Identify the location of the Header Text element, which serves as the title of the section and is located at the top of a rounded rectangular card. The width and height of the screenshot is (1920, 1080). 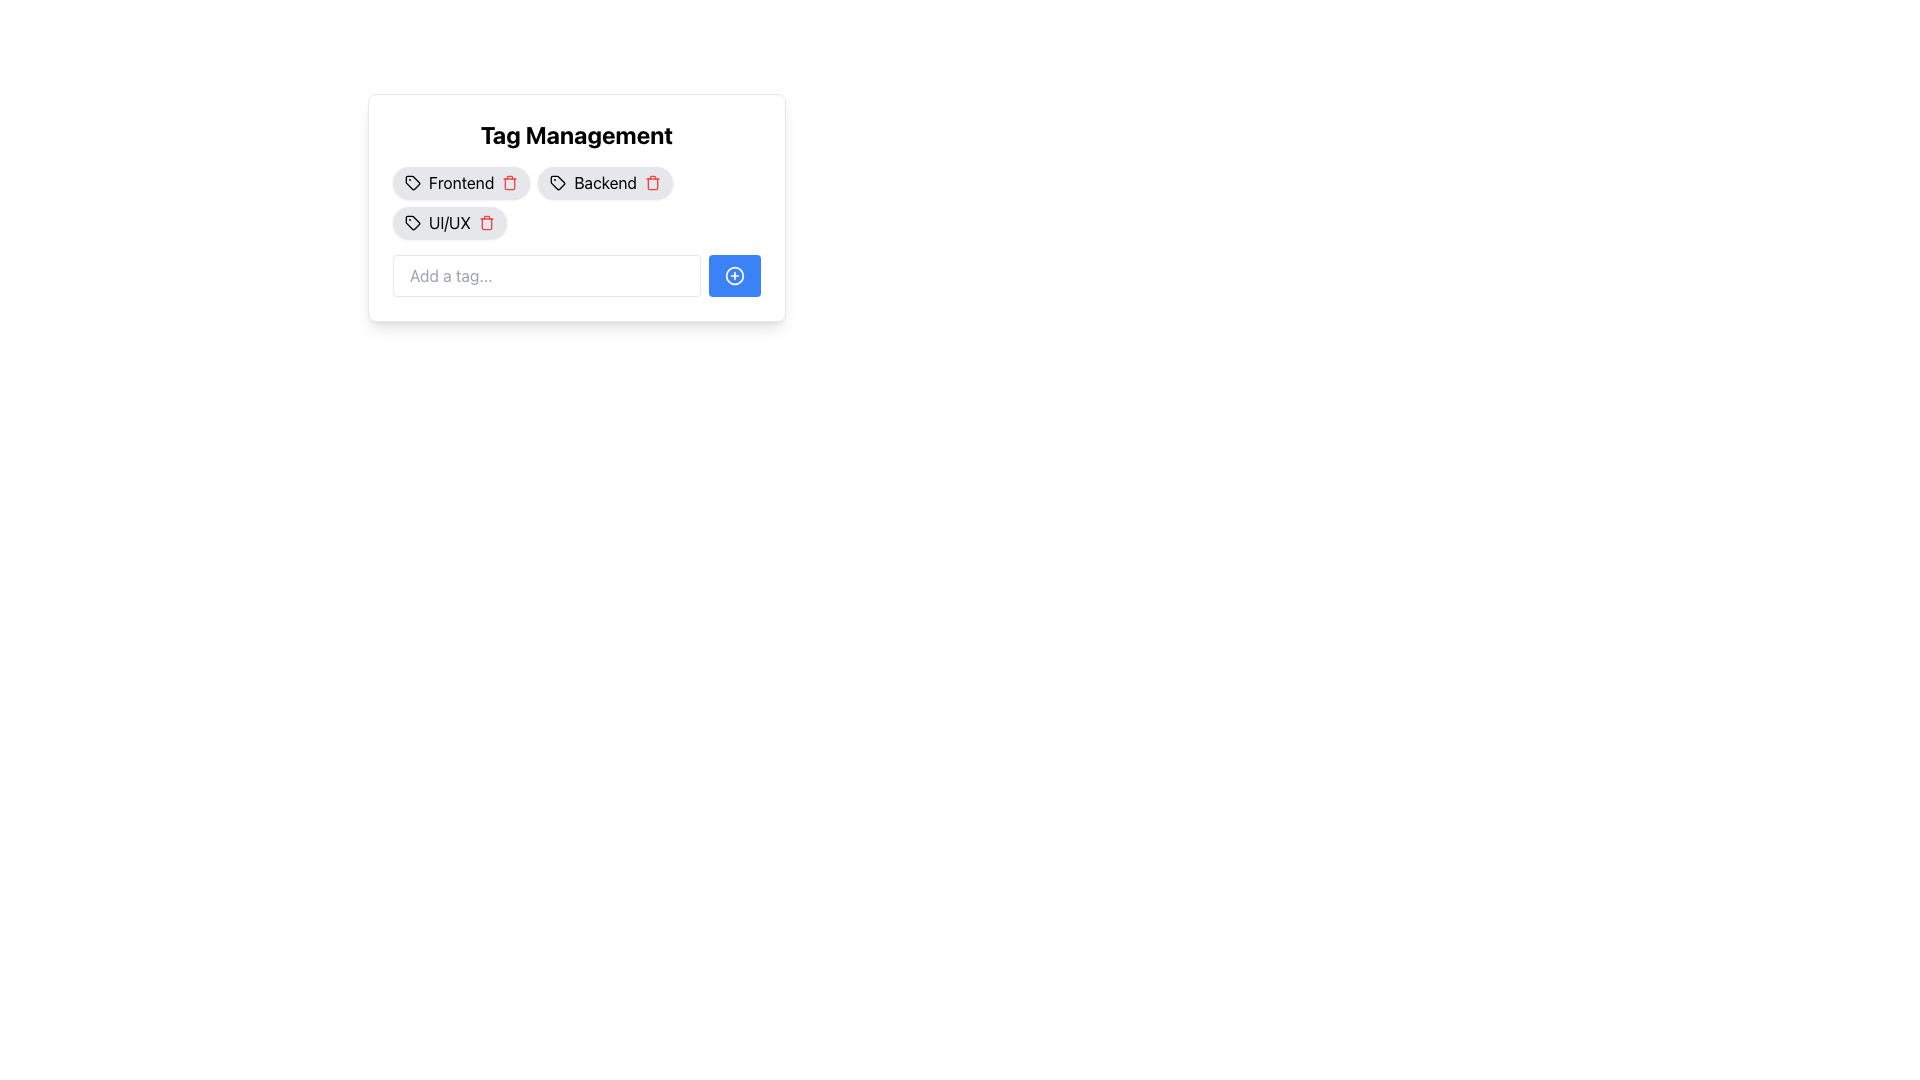
(575, 135).